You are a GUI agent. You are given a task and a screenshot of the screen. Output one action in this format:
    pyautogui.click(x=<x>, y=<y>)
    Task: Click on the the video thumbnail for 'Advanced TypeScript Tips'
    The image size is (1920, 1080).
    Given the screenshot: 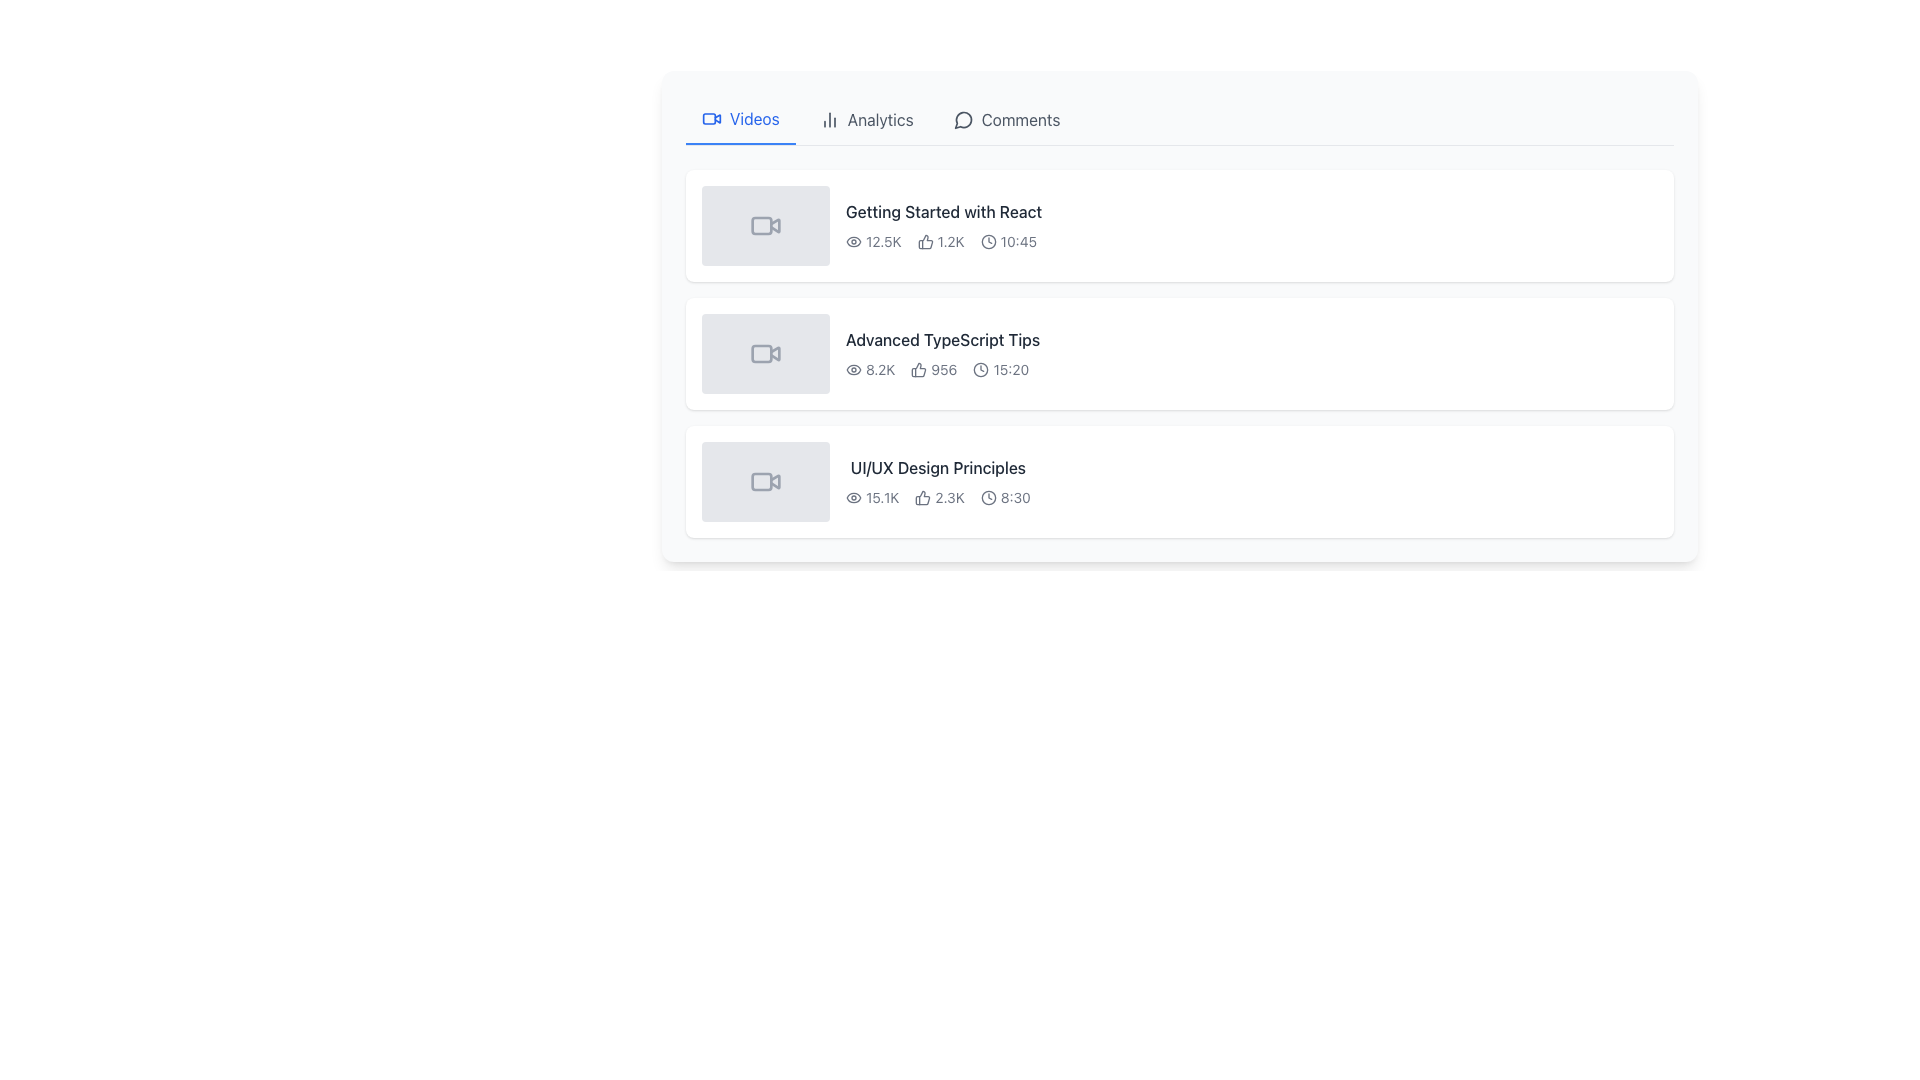 What is the action you would take?
    pyautogui.click(x=765, y=353)
    